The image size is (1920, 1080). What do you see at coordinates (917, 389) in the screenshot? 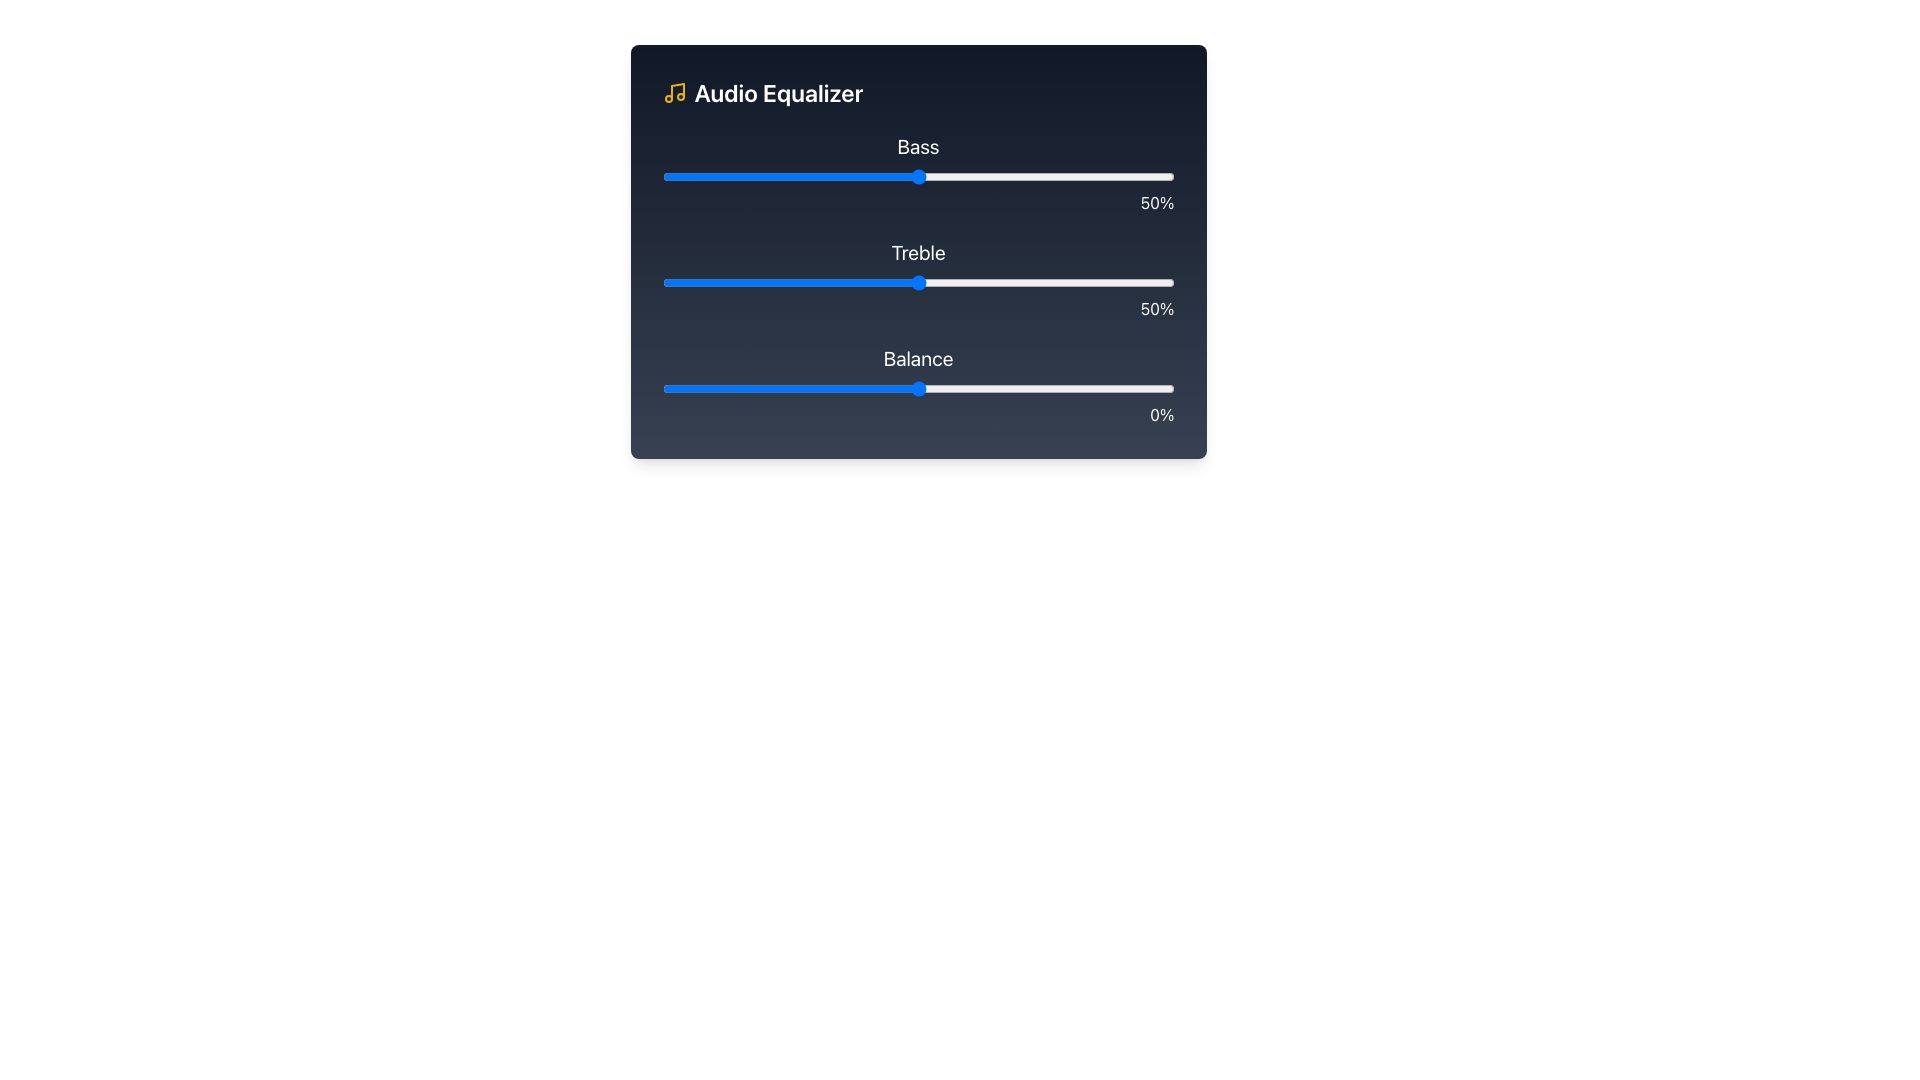
I see `the horizontal slider with a blue marker located below the 'Balance' label and above the '0%' indicator in the audio equalizer interface` at bounding box center [917, 389].